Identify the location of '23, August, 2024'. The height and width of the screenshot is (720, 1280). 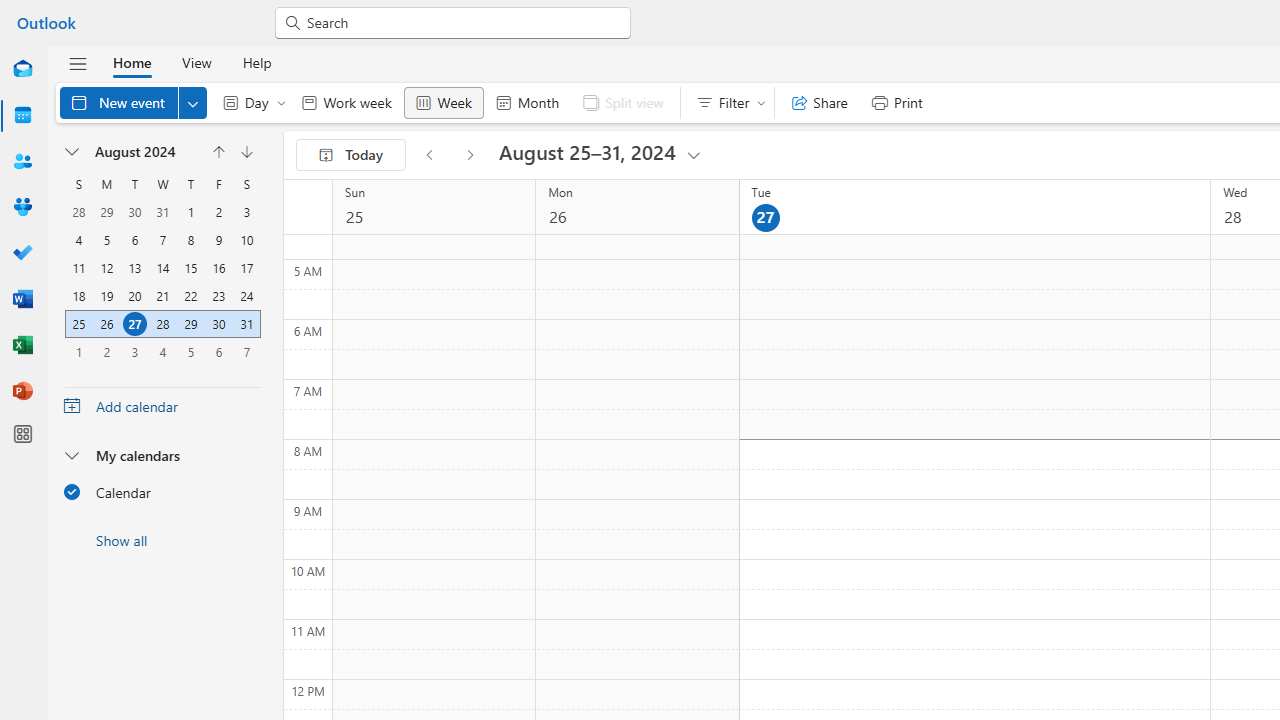
(218, 295).